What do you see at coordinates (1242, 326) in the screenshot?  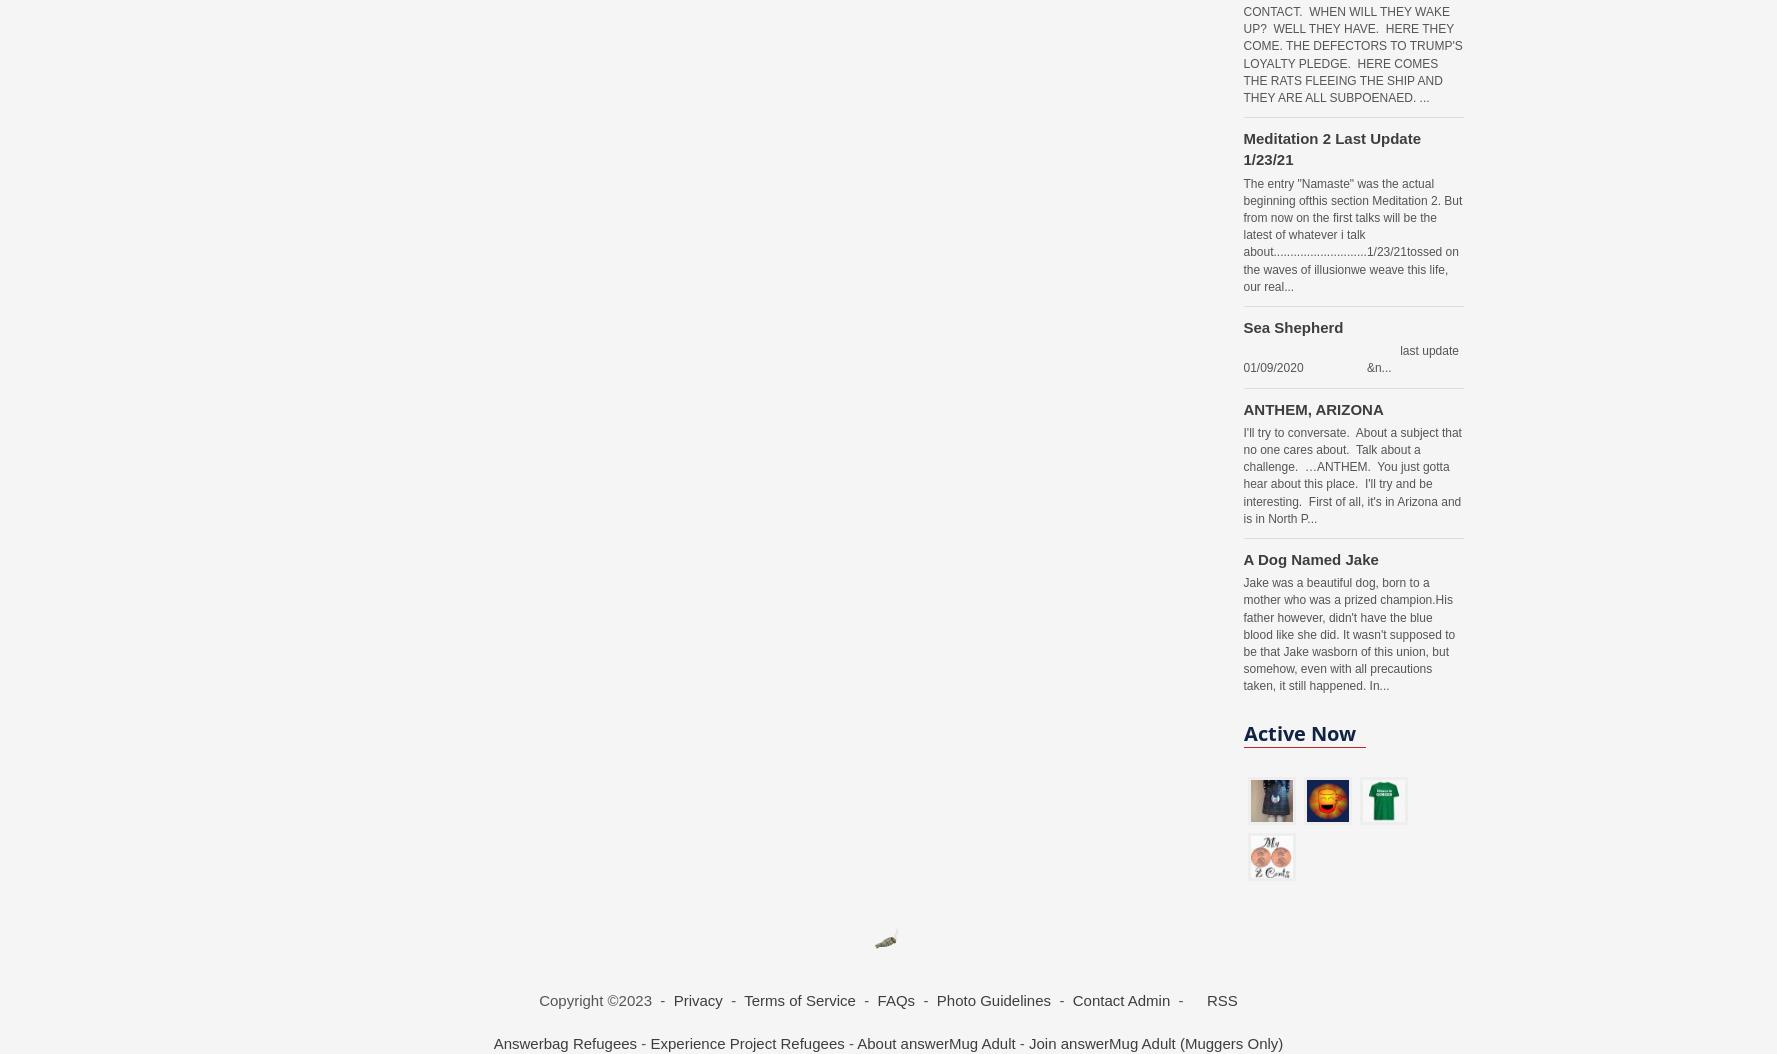 I see `'Sea Shepherd'` at bounding box center [1242, 326].